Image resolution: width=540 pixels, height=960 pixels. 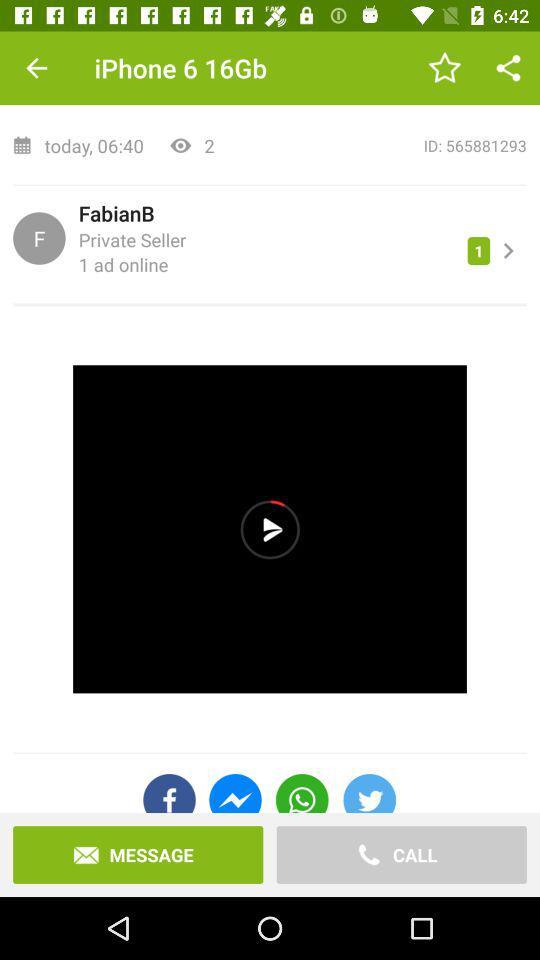 I want to click on paly button, so click(x=270, y=528).